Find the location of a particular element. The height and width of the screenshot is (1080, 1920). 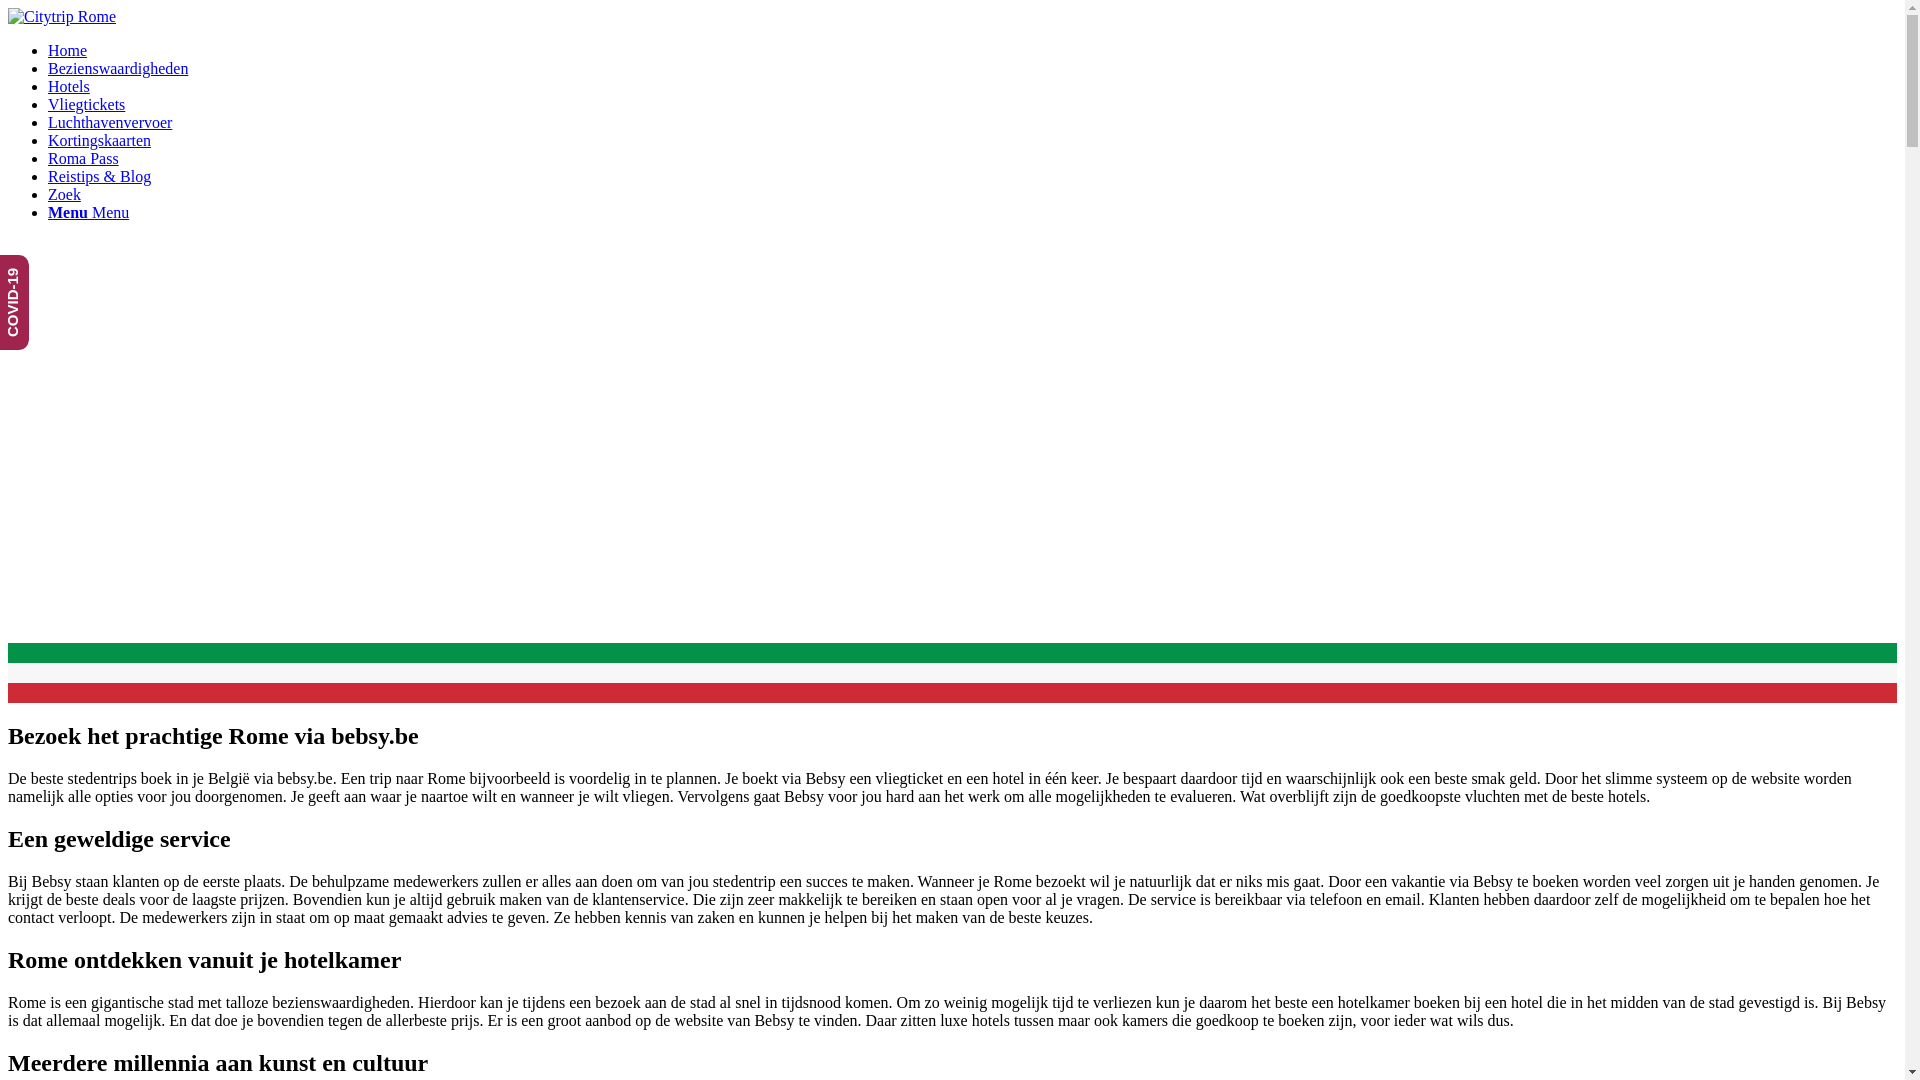

'Bezienswaardigheden' is located at coordinates (117, 67).